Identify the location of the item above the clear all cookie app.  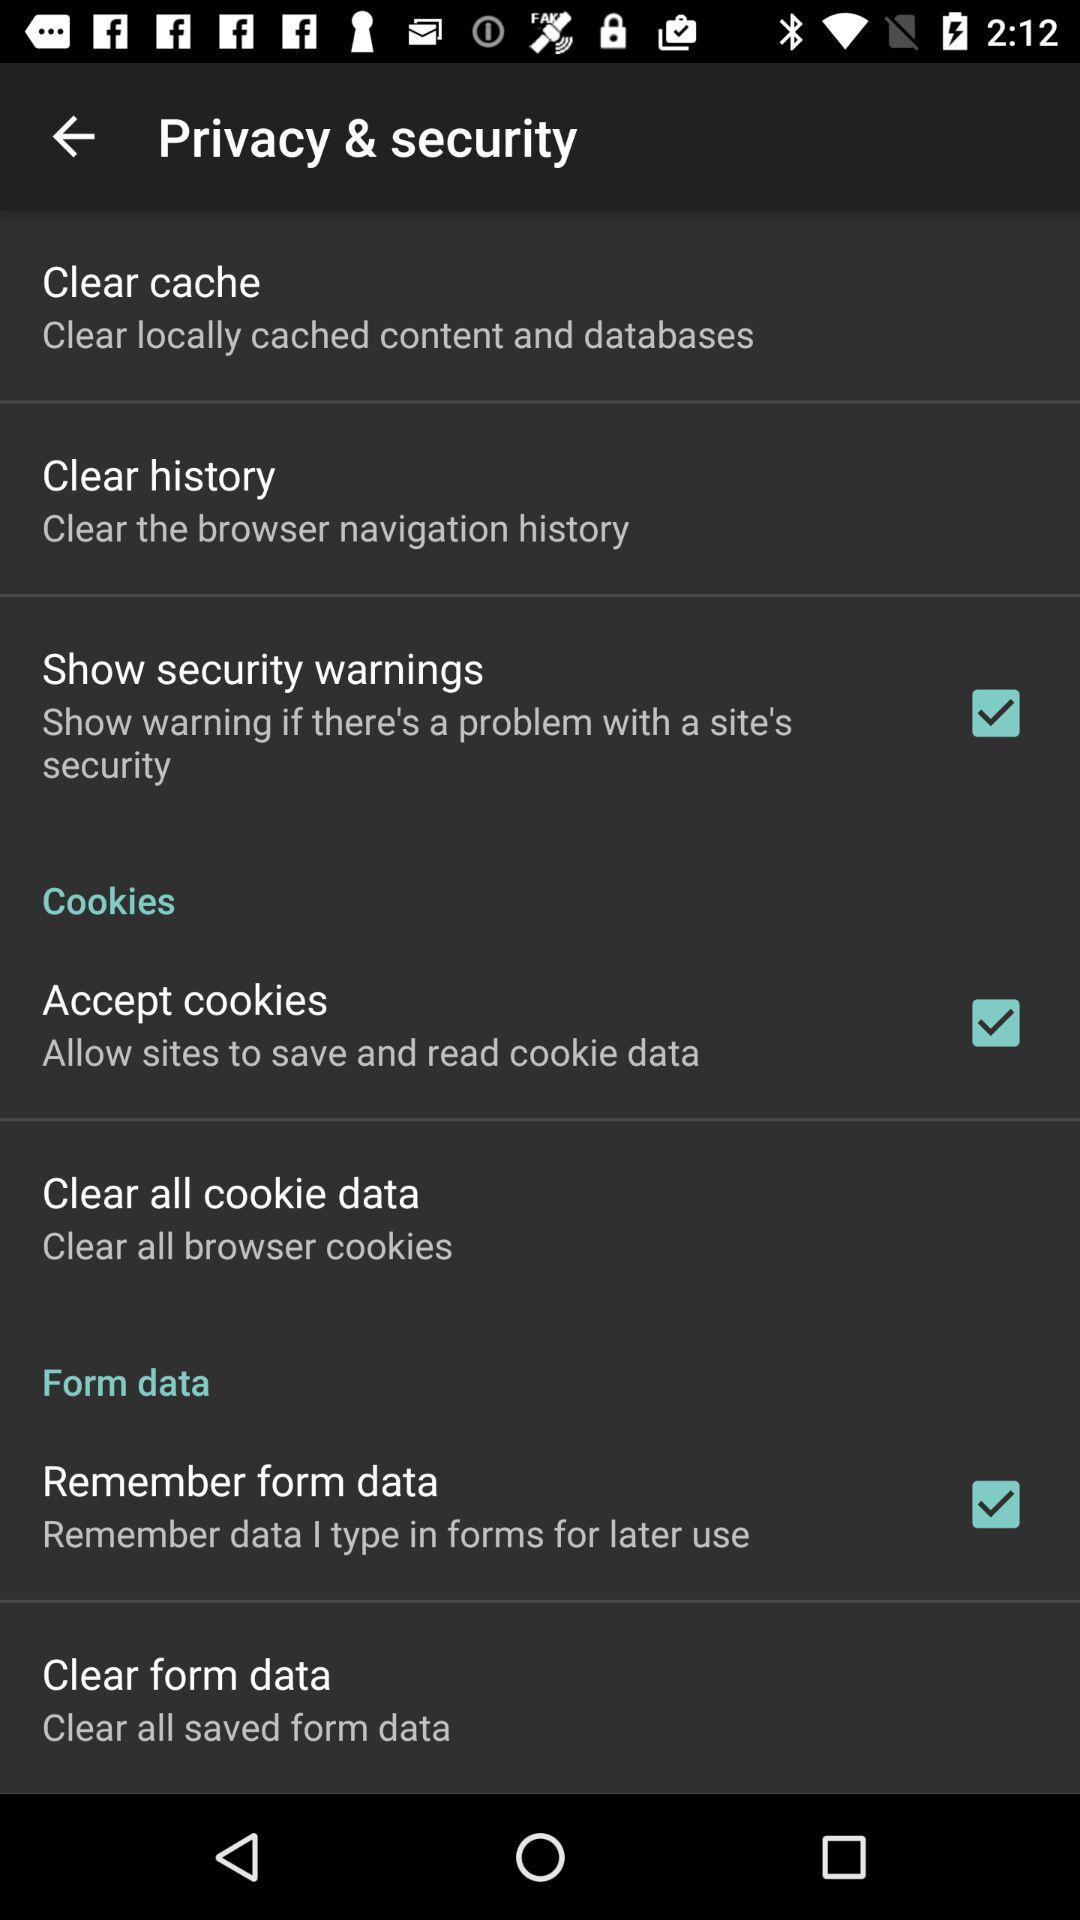
(371, 1050).